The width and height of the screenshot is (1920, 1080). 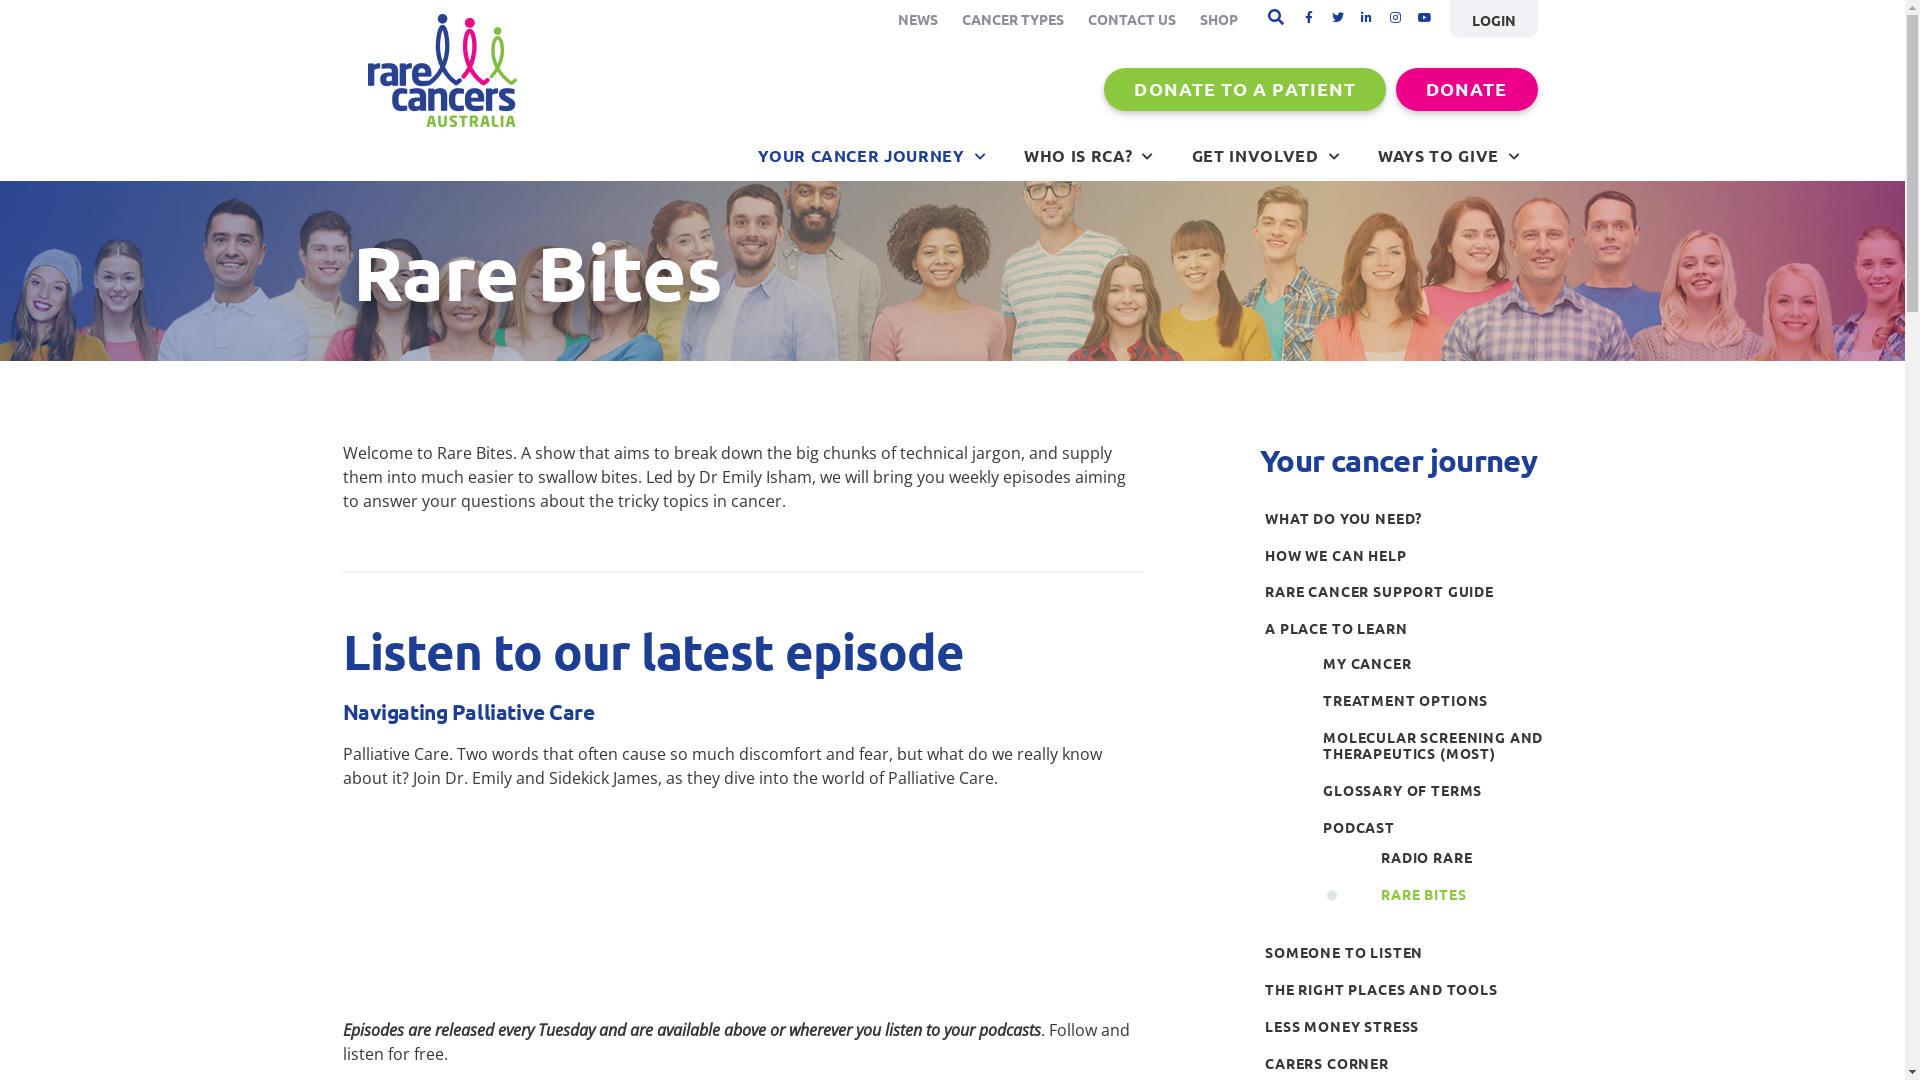 What do you see at coordinates (1449, 154) in the screenshot?
I see `'WAYS TO GIVE'` at bounding box center [1449, 154].